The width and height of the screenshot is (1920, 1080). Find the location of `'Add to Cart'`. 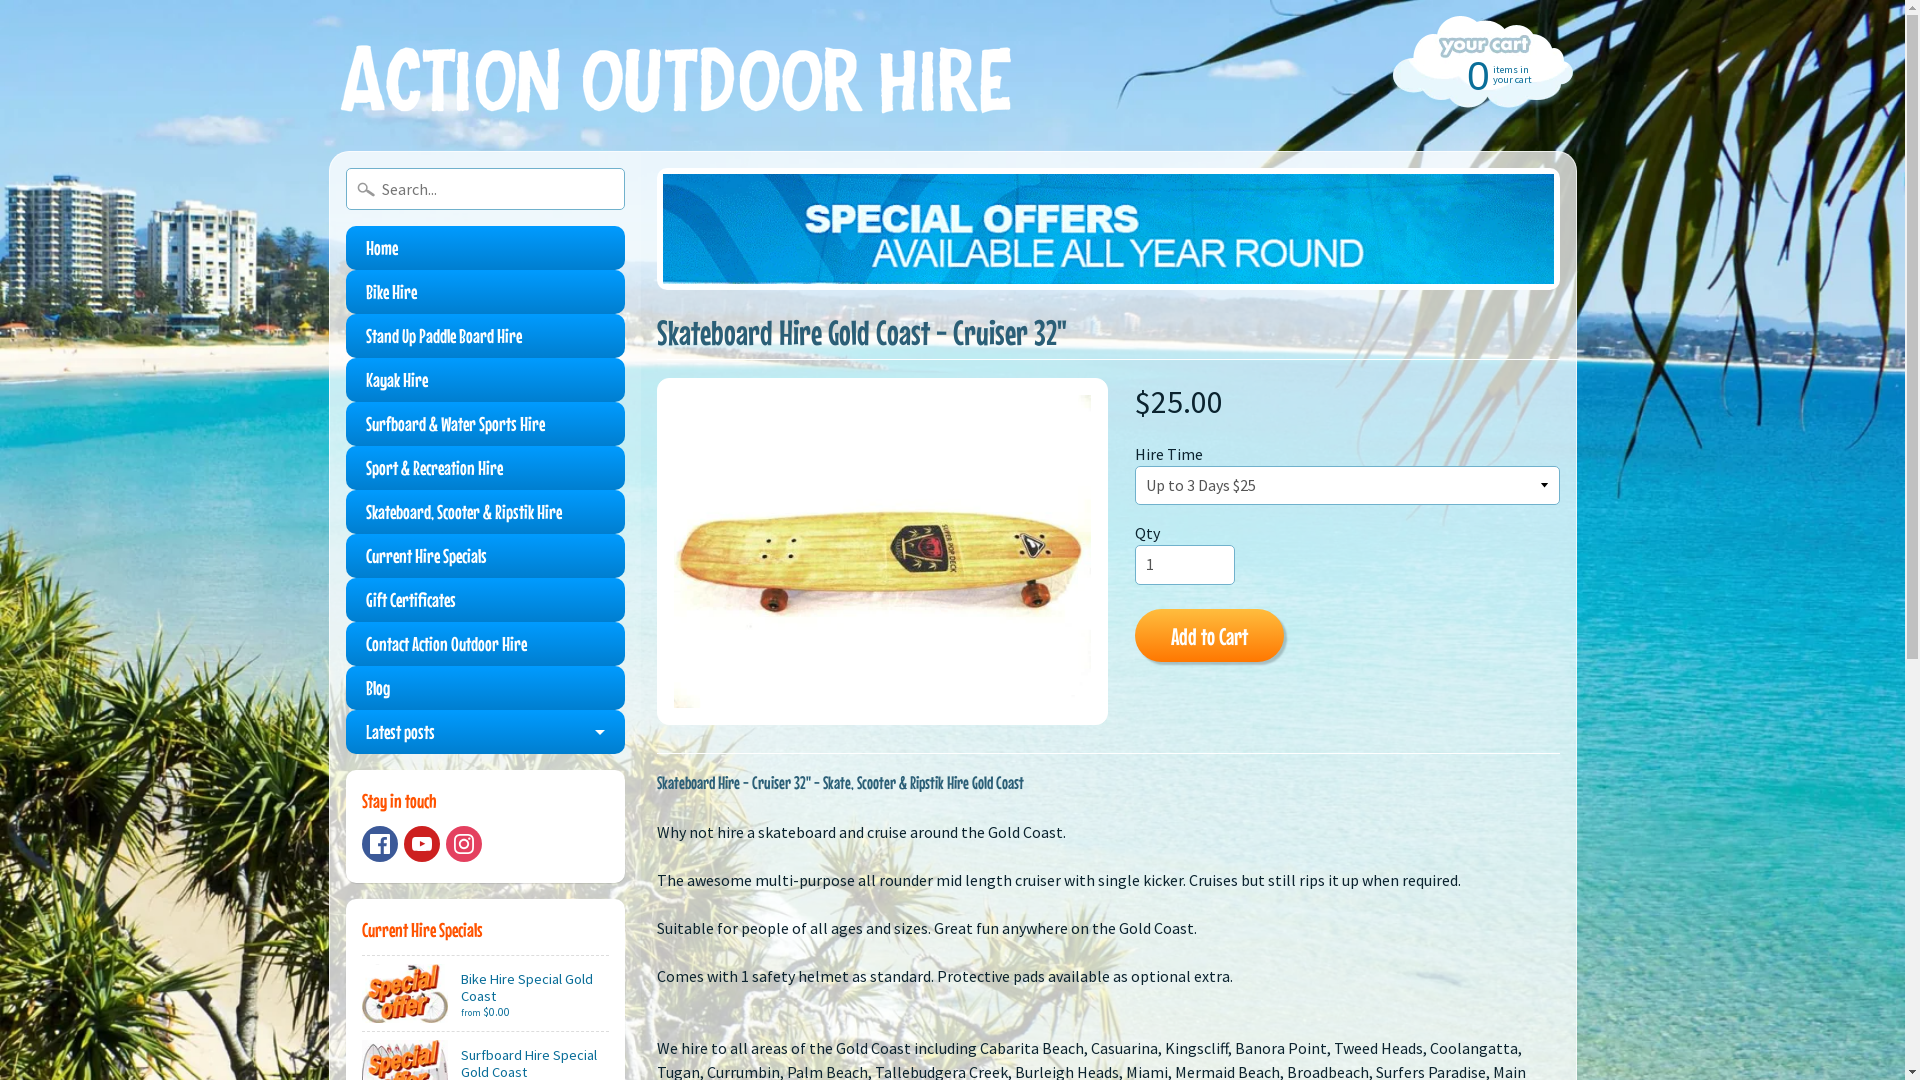

'Add to Cart' is located at coordinates (1134, 635).